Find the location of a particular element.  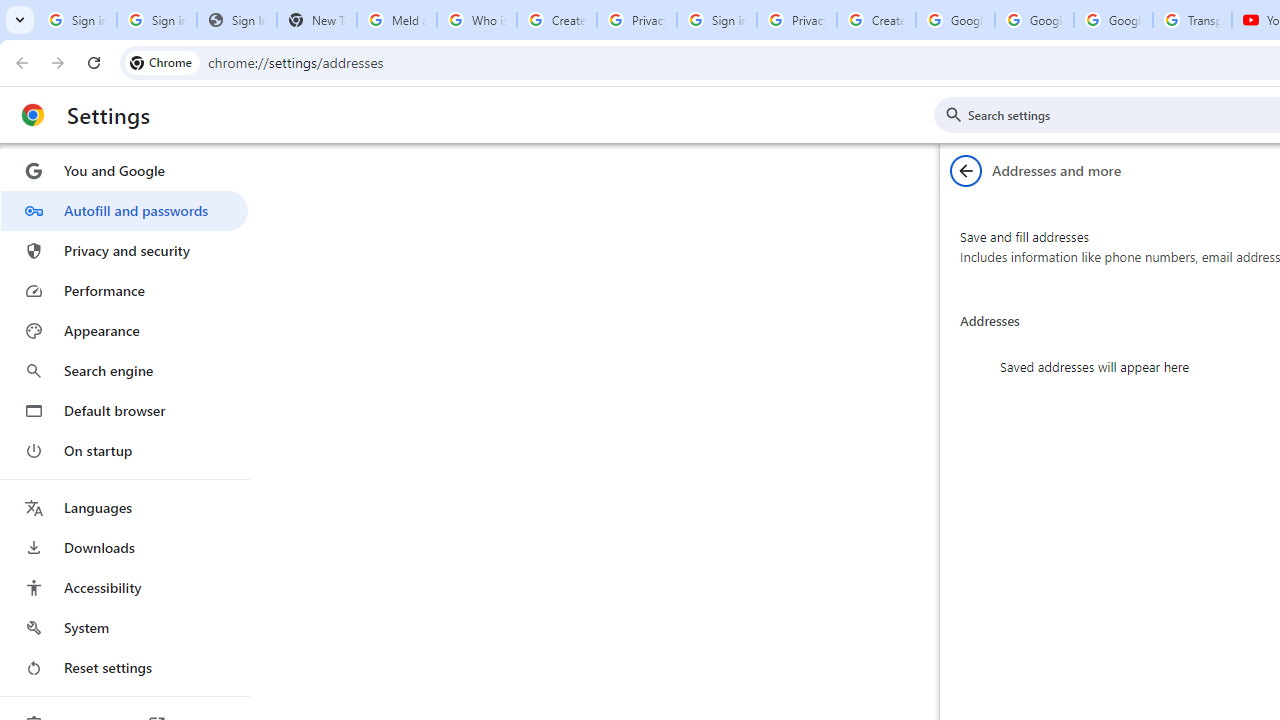

'Downloads' is located at coordinates (123, 547).